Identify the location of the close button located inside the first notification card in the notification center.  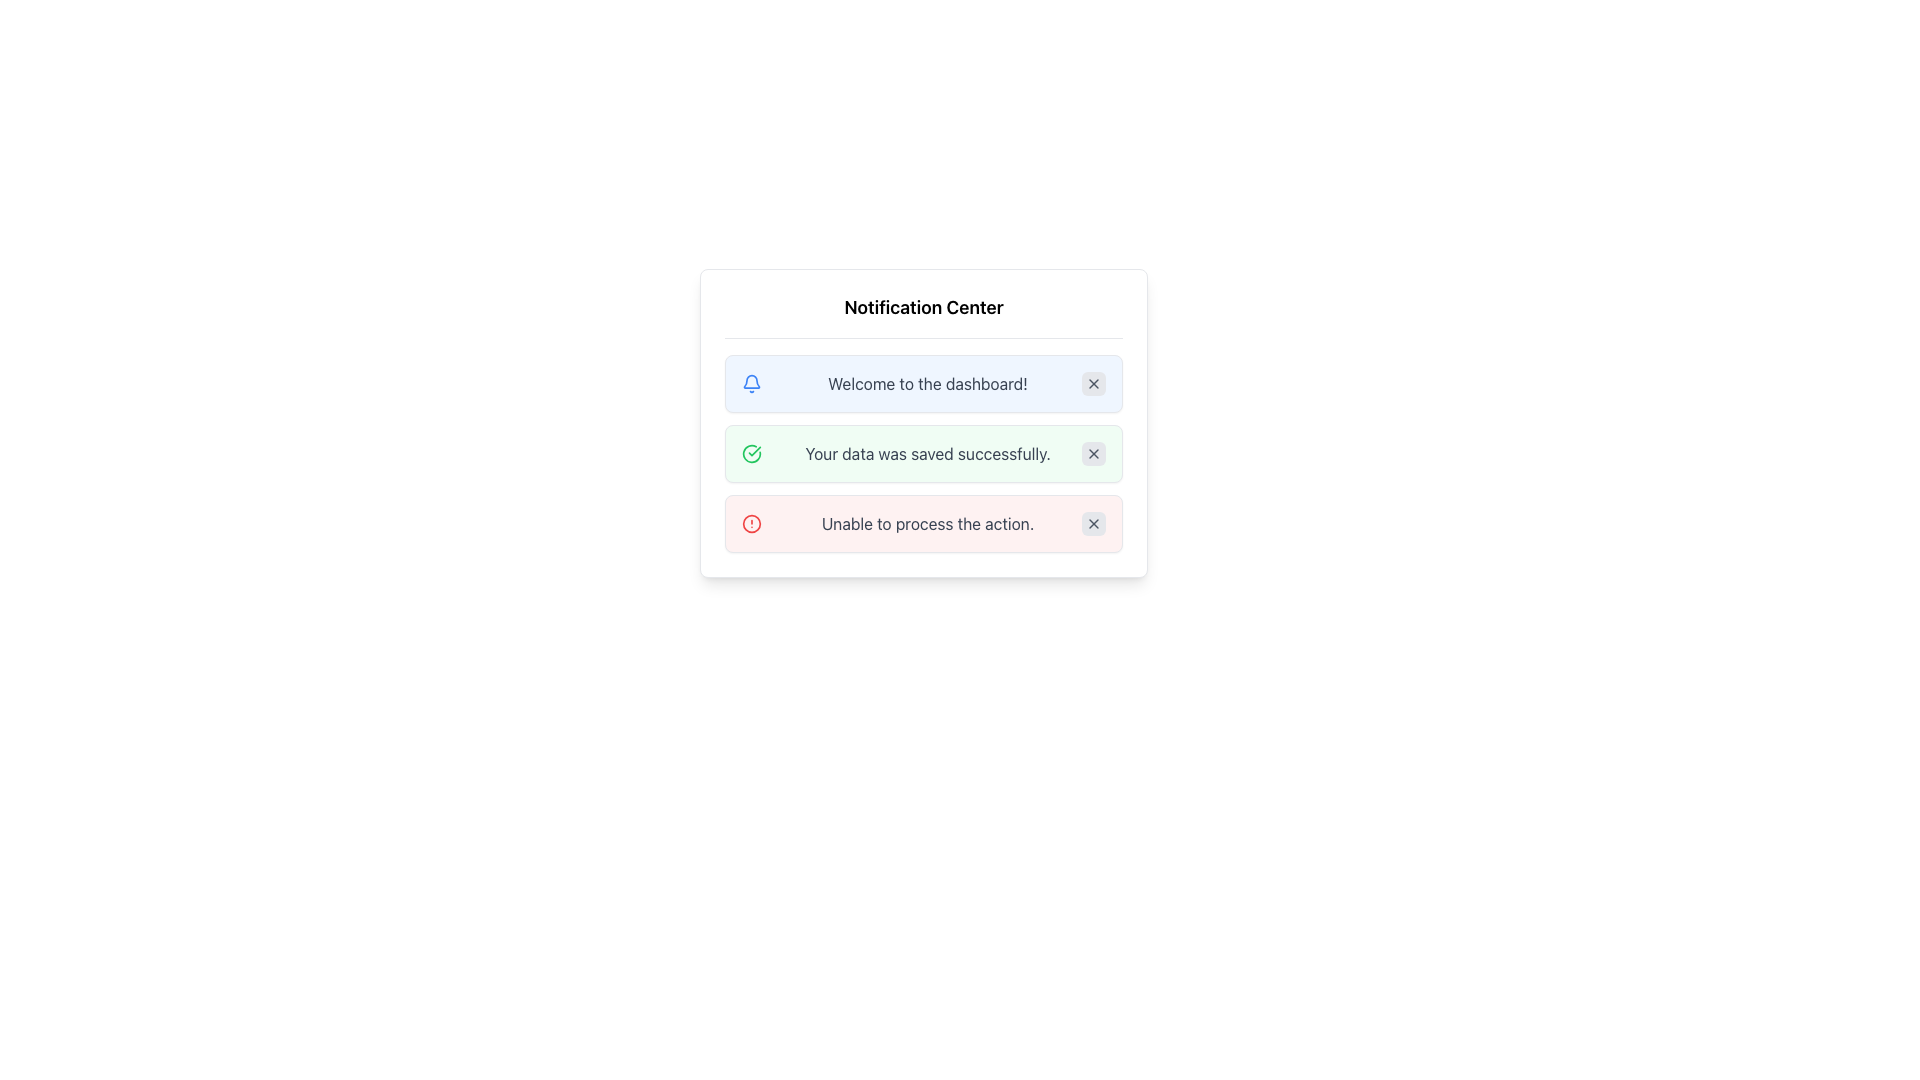
(1093, 384).